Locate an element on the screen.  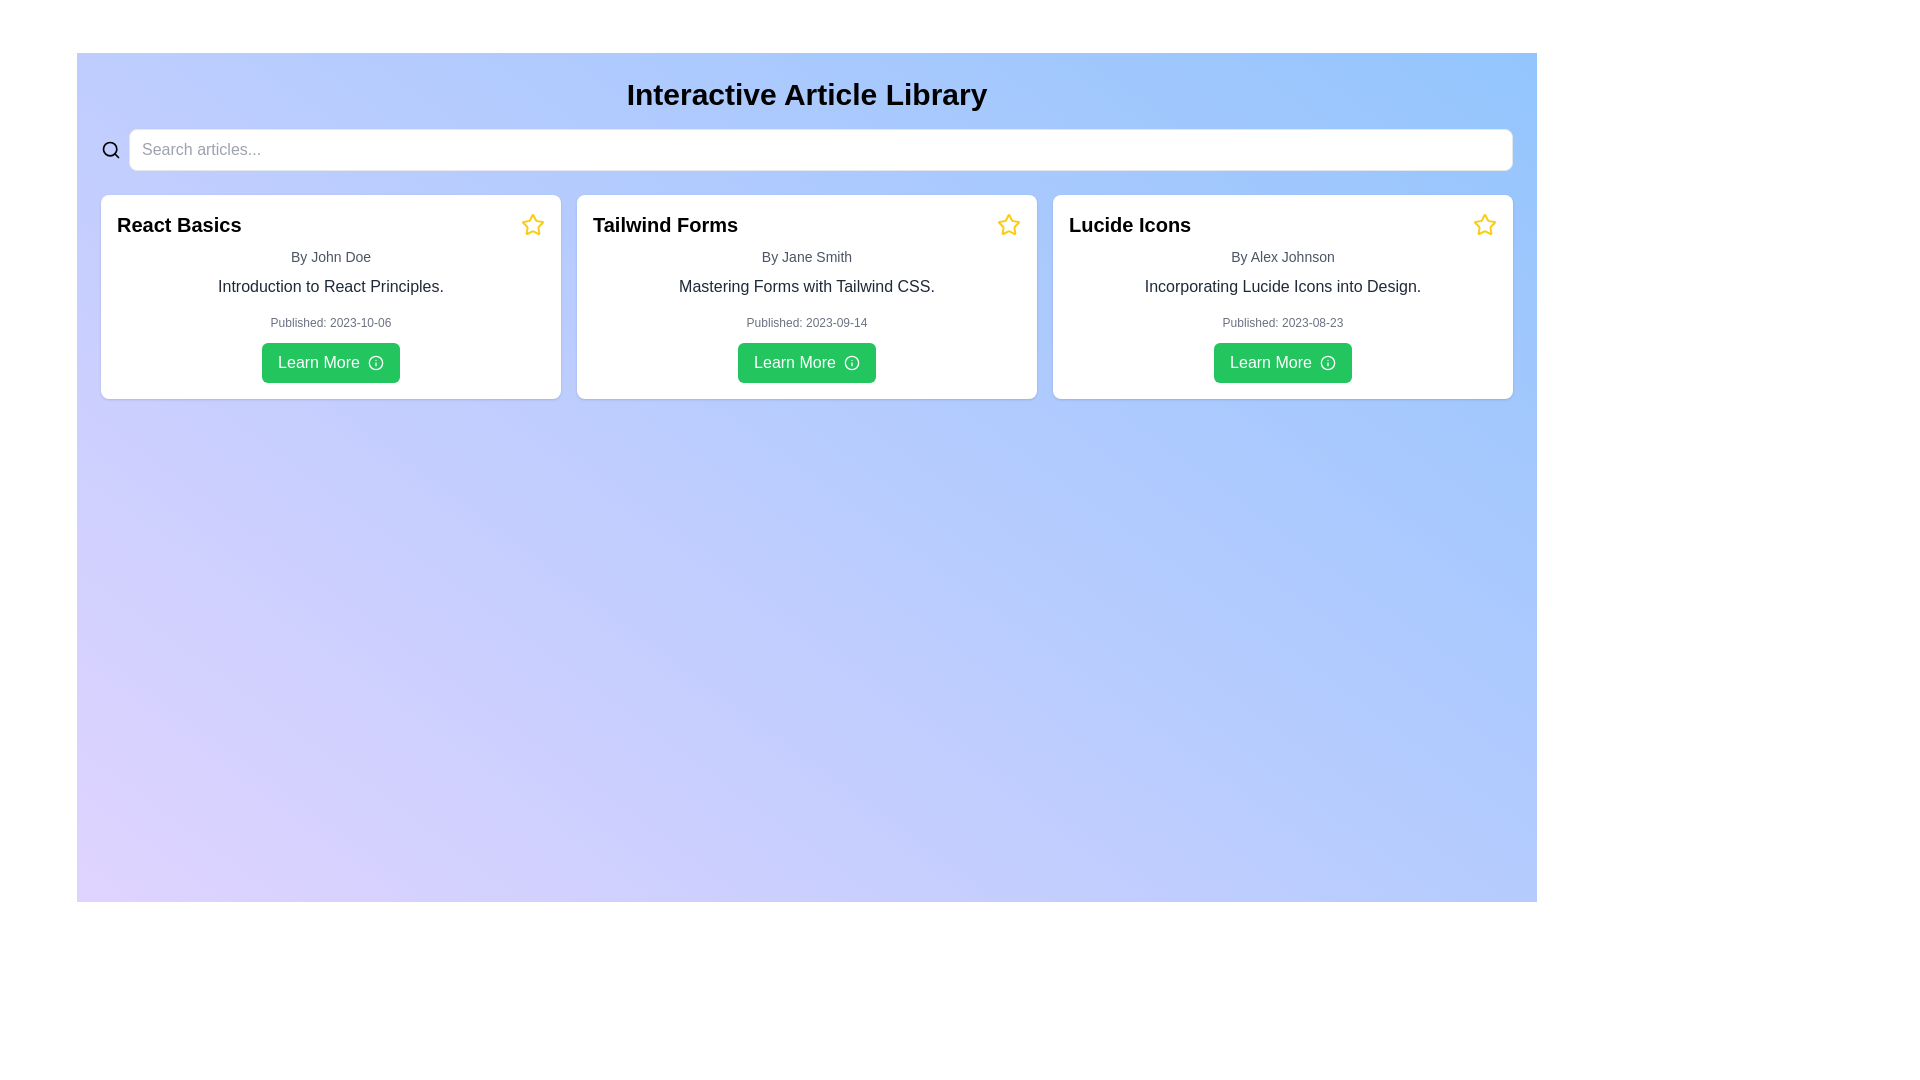
text from the Text Label element displaying 'By Jane Smith', which is located below the title 'Tailwind Forms' in the second article card is located at coordinates (806, 256).